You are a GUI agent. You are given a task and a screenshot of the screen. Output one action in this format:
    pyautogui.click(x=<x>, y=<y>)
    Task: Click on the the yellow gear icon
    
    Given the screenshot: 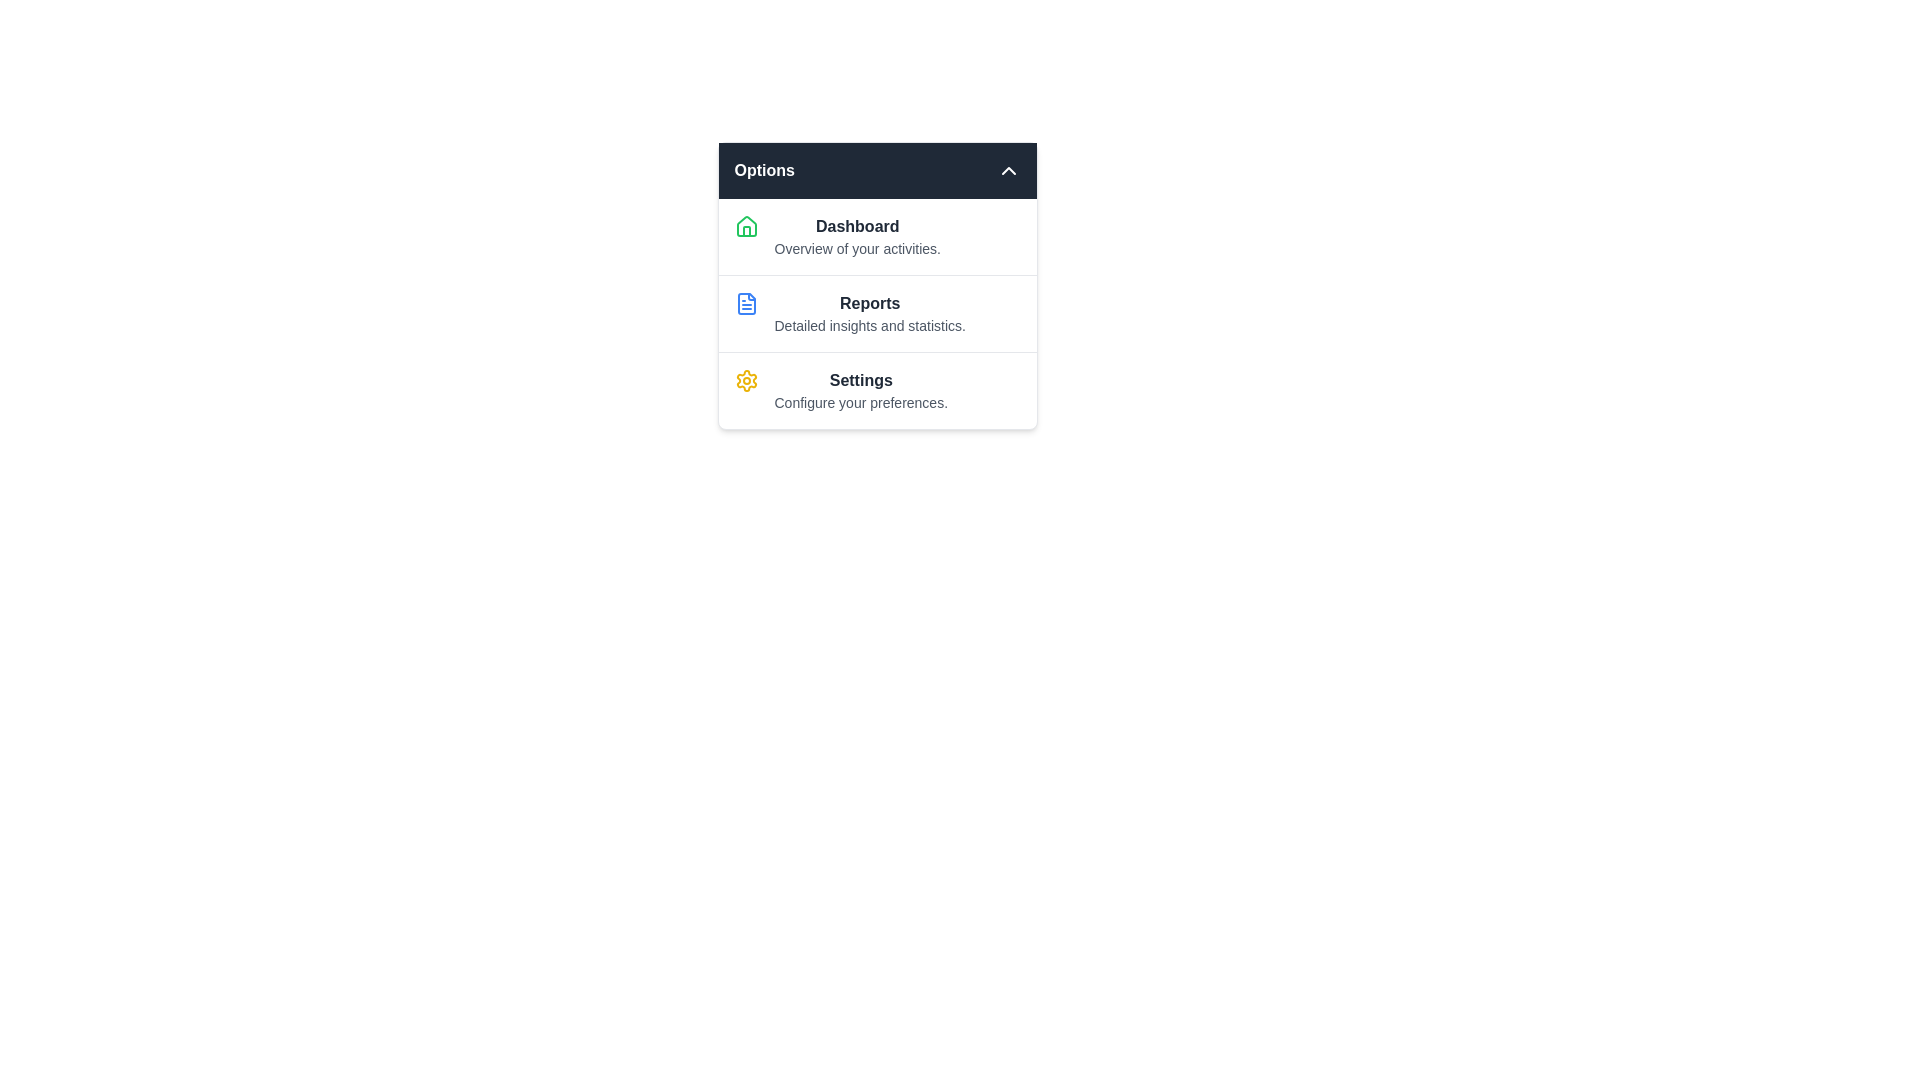 What is the action you would take?
    pyautogui.click(x=745, y=381)
    